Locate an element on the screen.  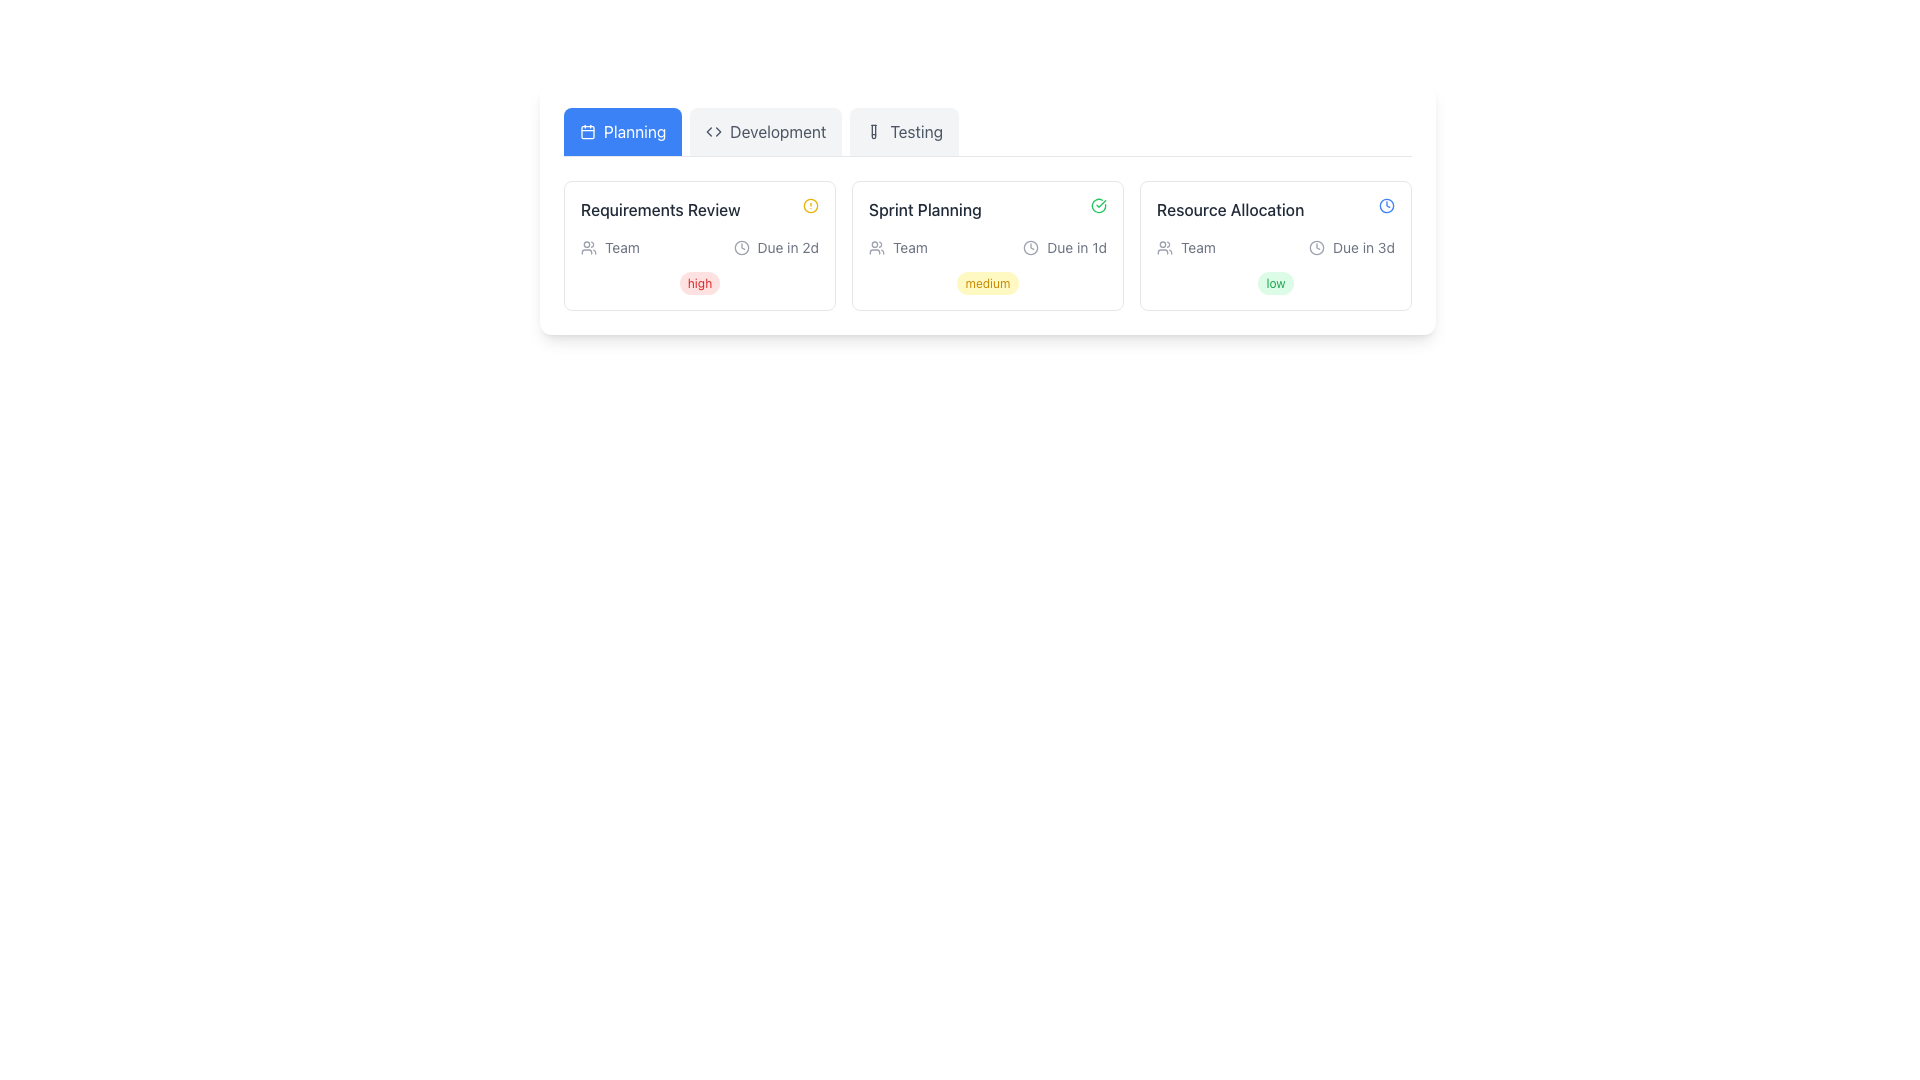
the label element indicating 'Resource Allocation' at the top section of the card, which helps users identify the topic or task represented by the card is located at coordinates (1275, 209).